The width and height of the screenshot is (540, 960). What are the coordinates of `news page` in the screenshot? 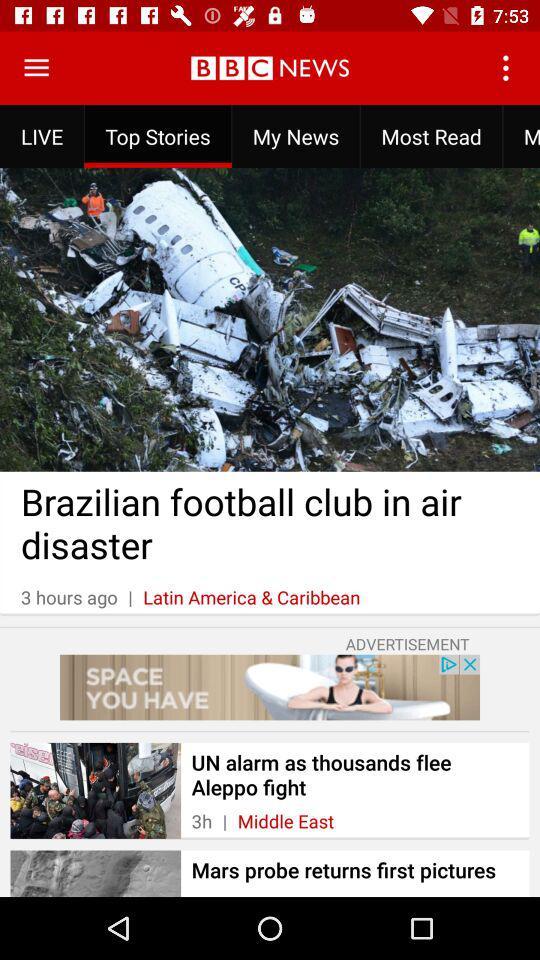 It's located at (36, 68).